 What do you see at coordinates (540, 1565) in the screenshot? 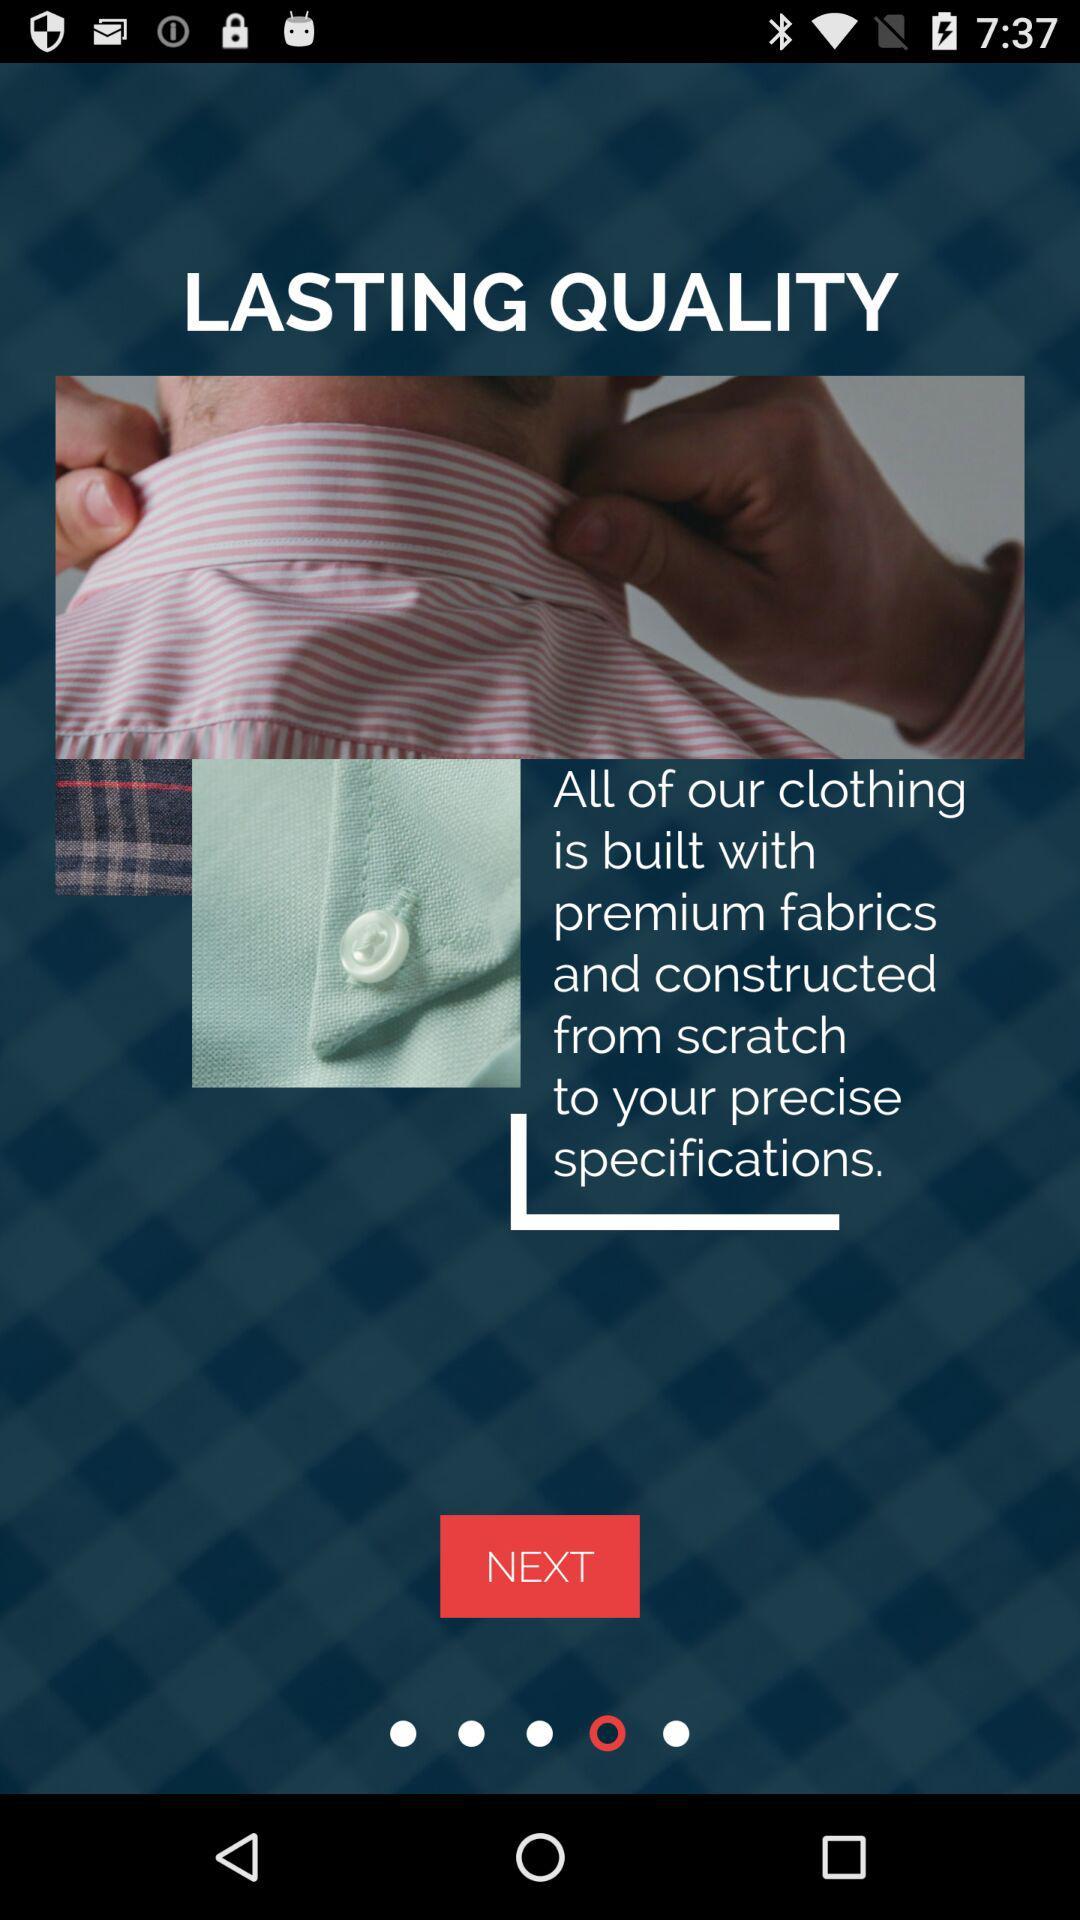
I see `the next app` at bounding box center [540, 1565].